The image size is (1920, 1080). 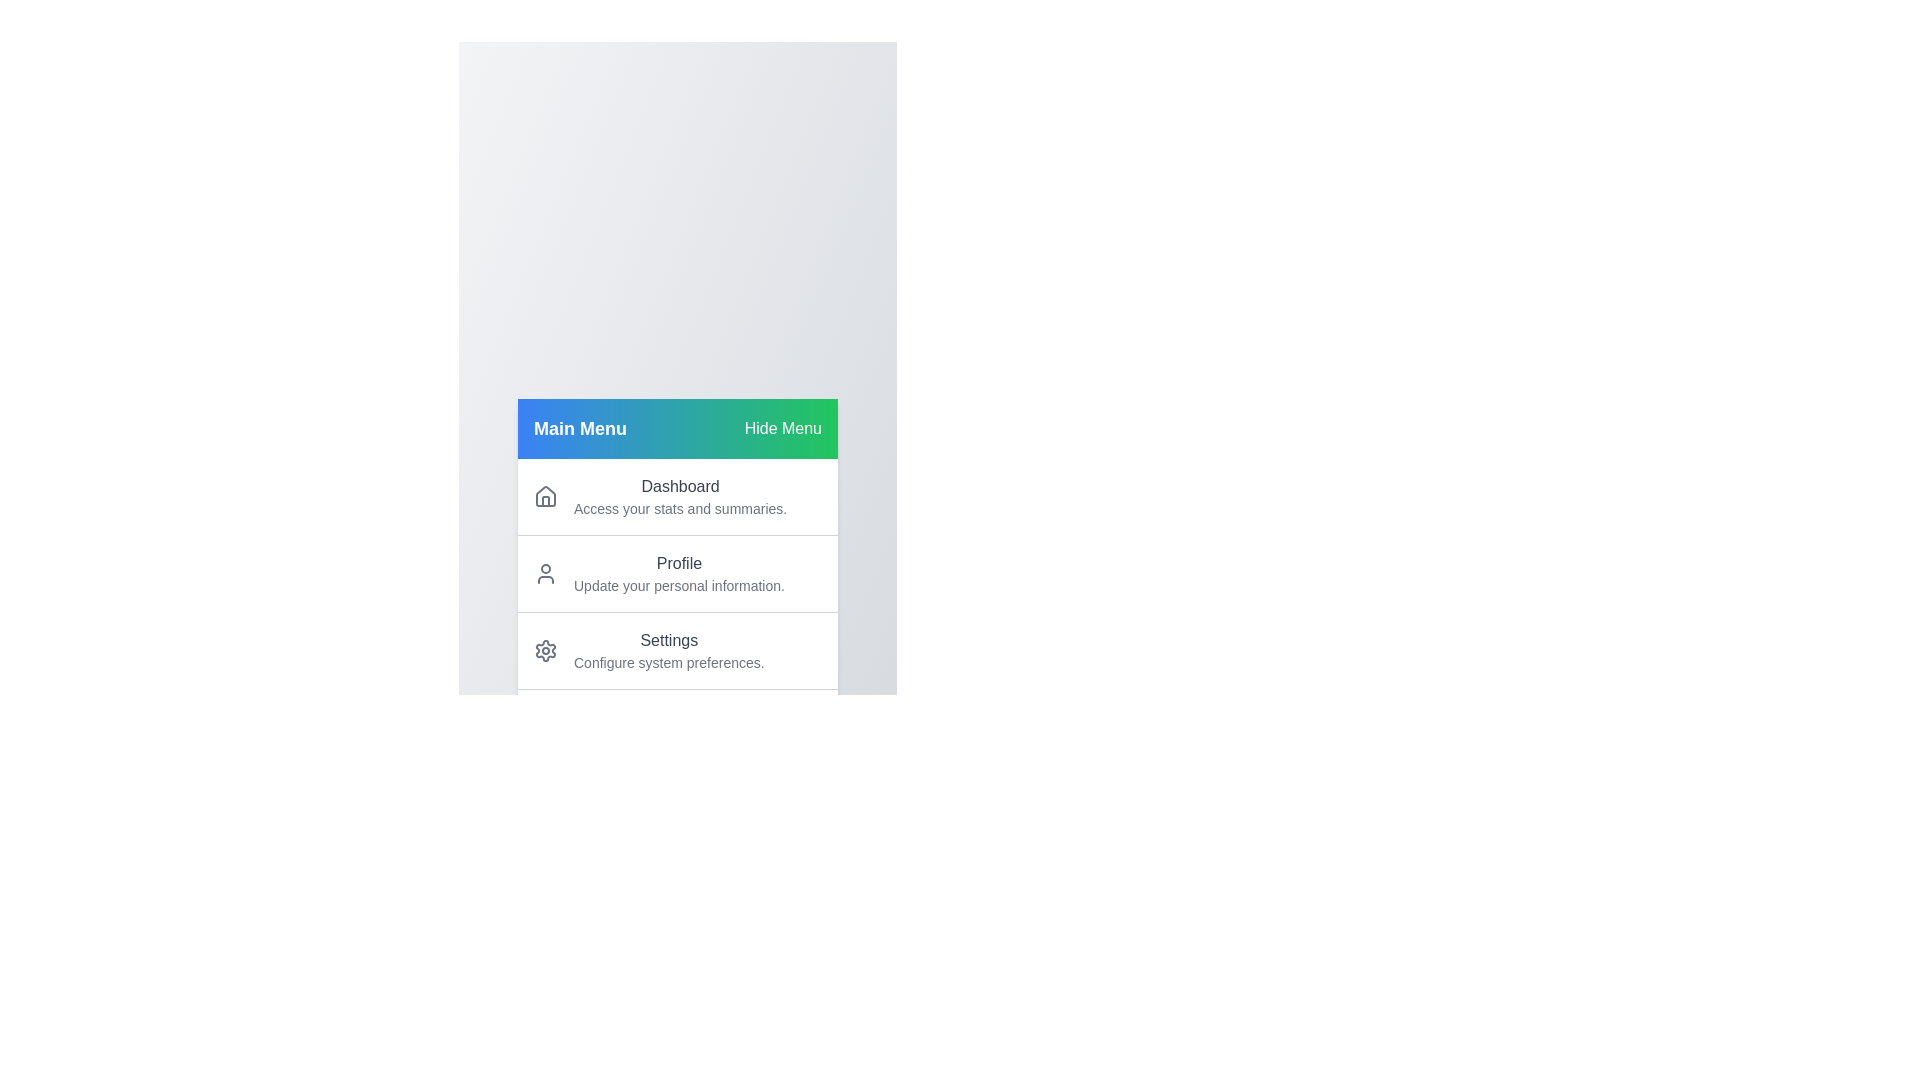 What do you see at coordinates (782, 427) in the screenshot?
I see `the 'Hide Menu' button to toggle the visibility of the menu` at bounding box center [782, 427].